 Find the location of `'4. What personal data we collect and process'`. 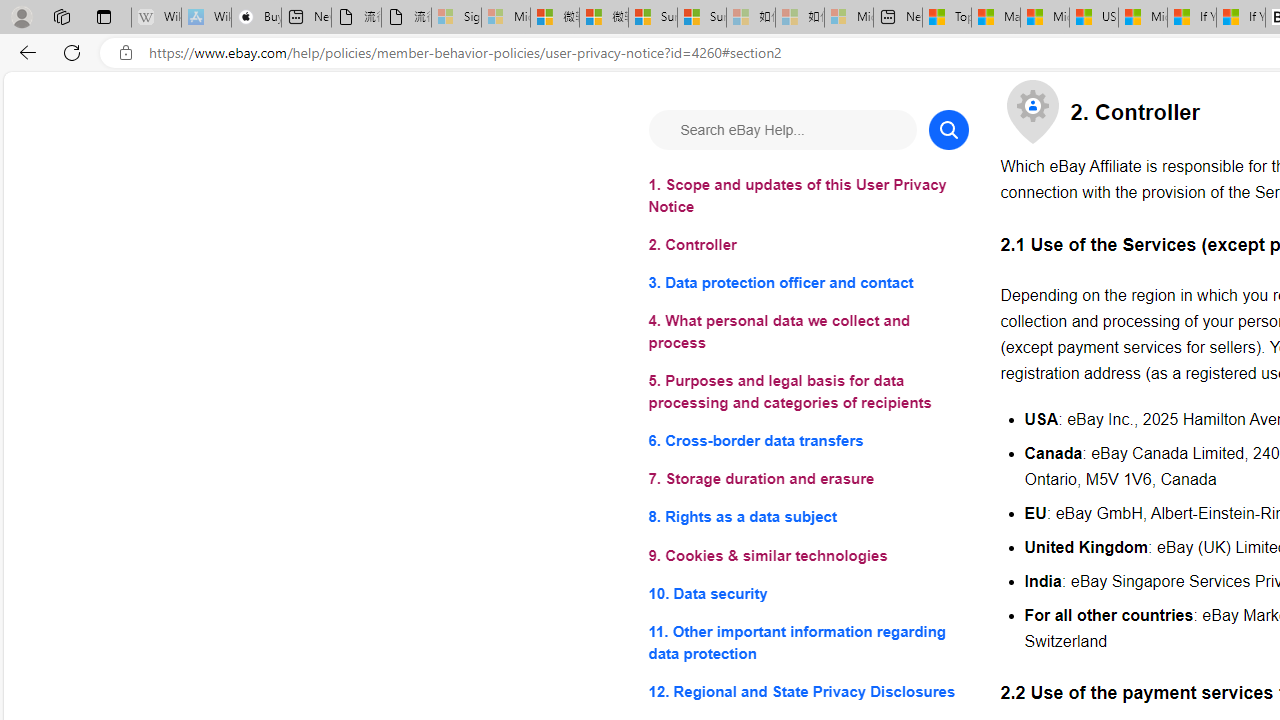

'4. What personal data we collect and process' is located at coordinates (808, 331).